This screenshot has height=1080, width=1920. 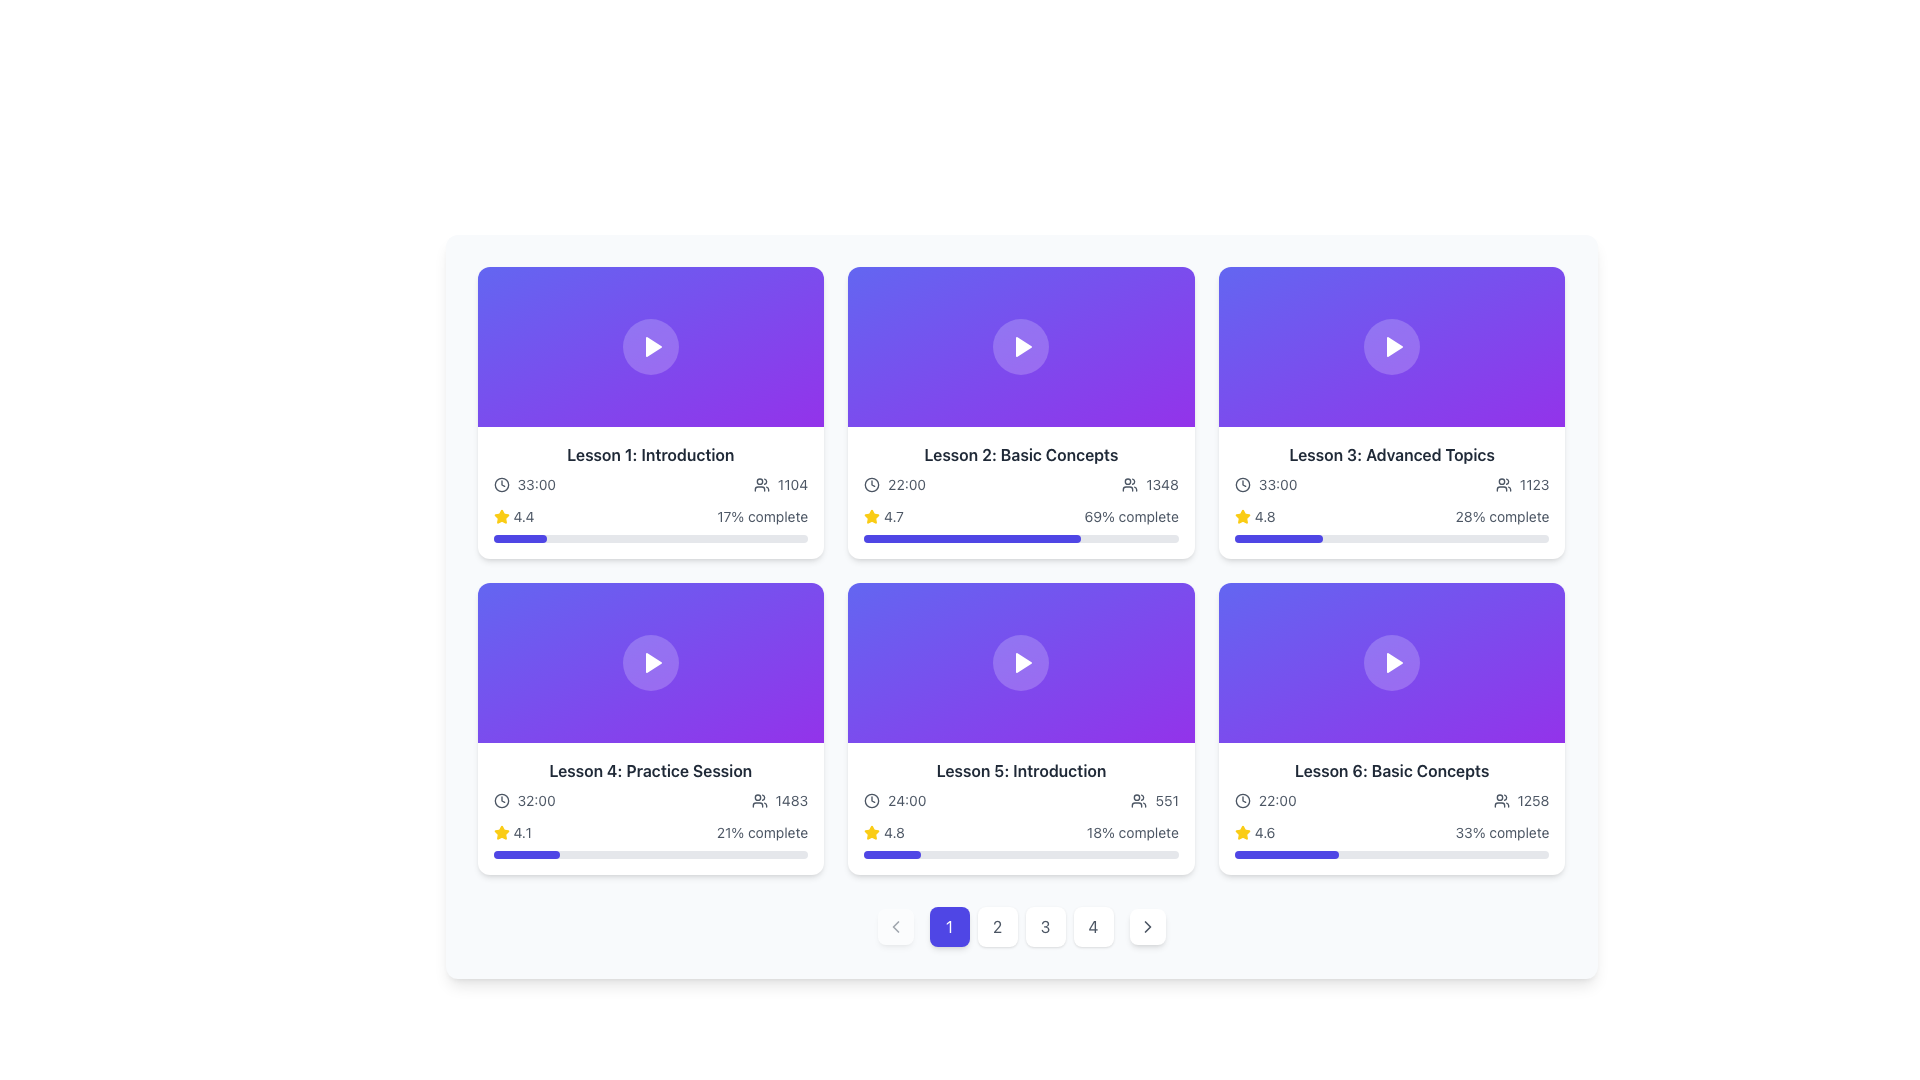 What do you see at coordinates (501, 832) in the screenshot?
I see `the star icon located in the rating section below the card labeled 'Lesson 4: Practice Session' to rate or view rating details` at bounding box center [501, 832].